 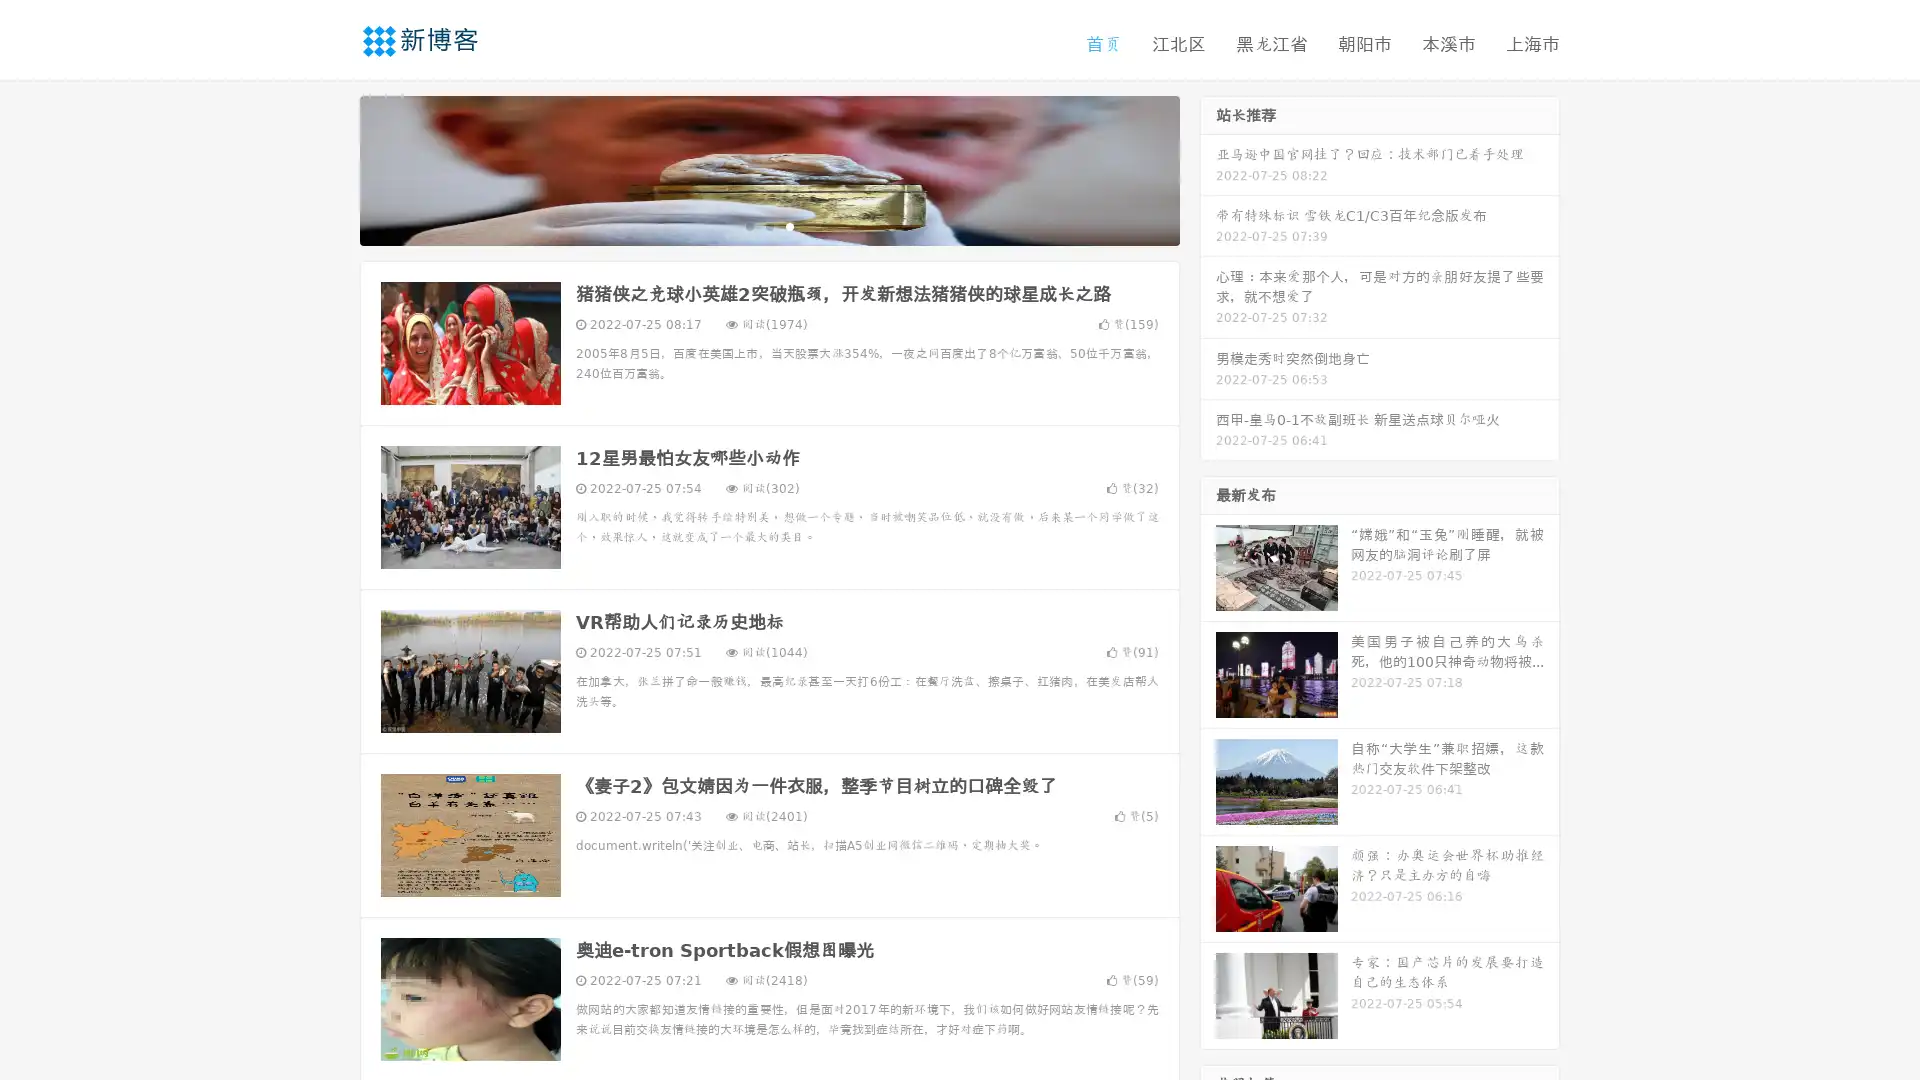 What do you see at coordinates (789, 225) in the screenshot?
I see `Go to slide 3` at bounding box center [789, 225].